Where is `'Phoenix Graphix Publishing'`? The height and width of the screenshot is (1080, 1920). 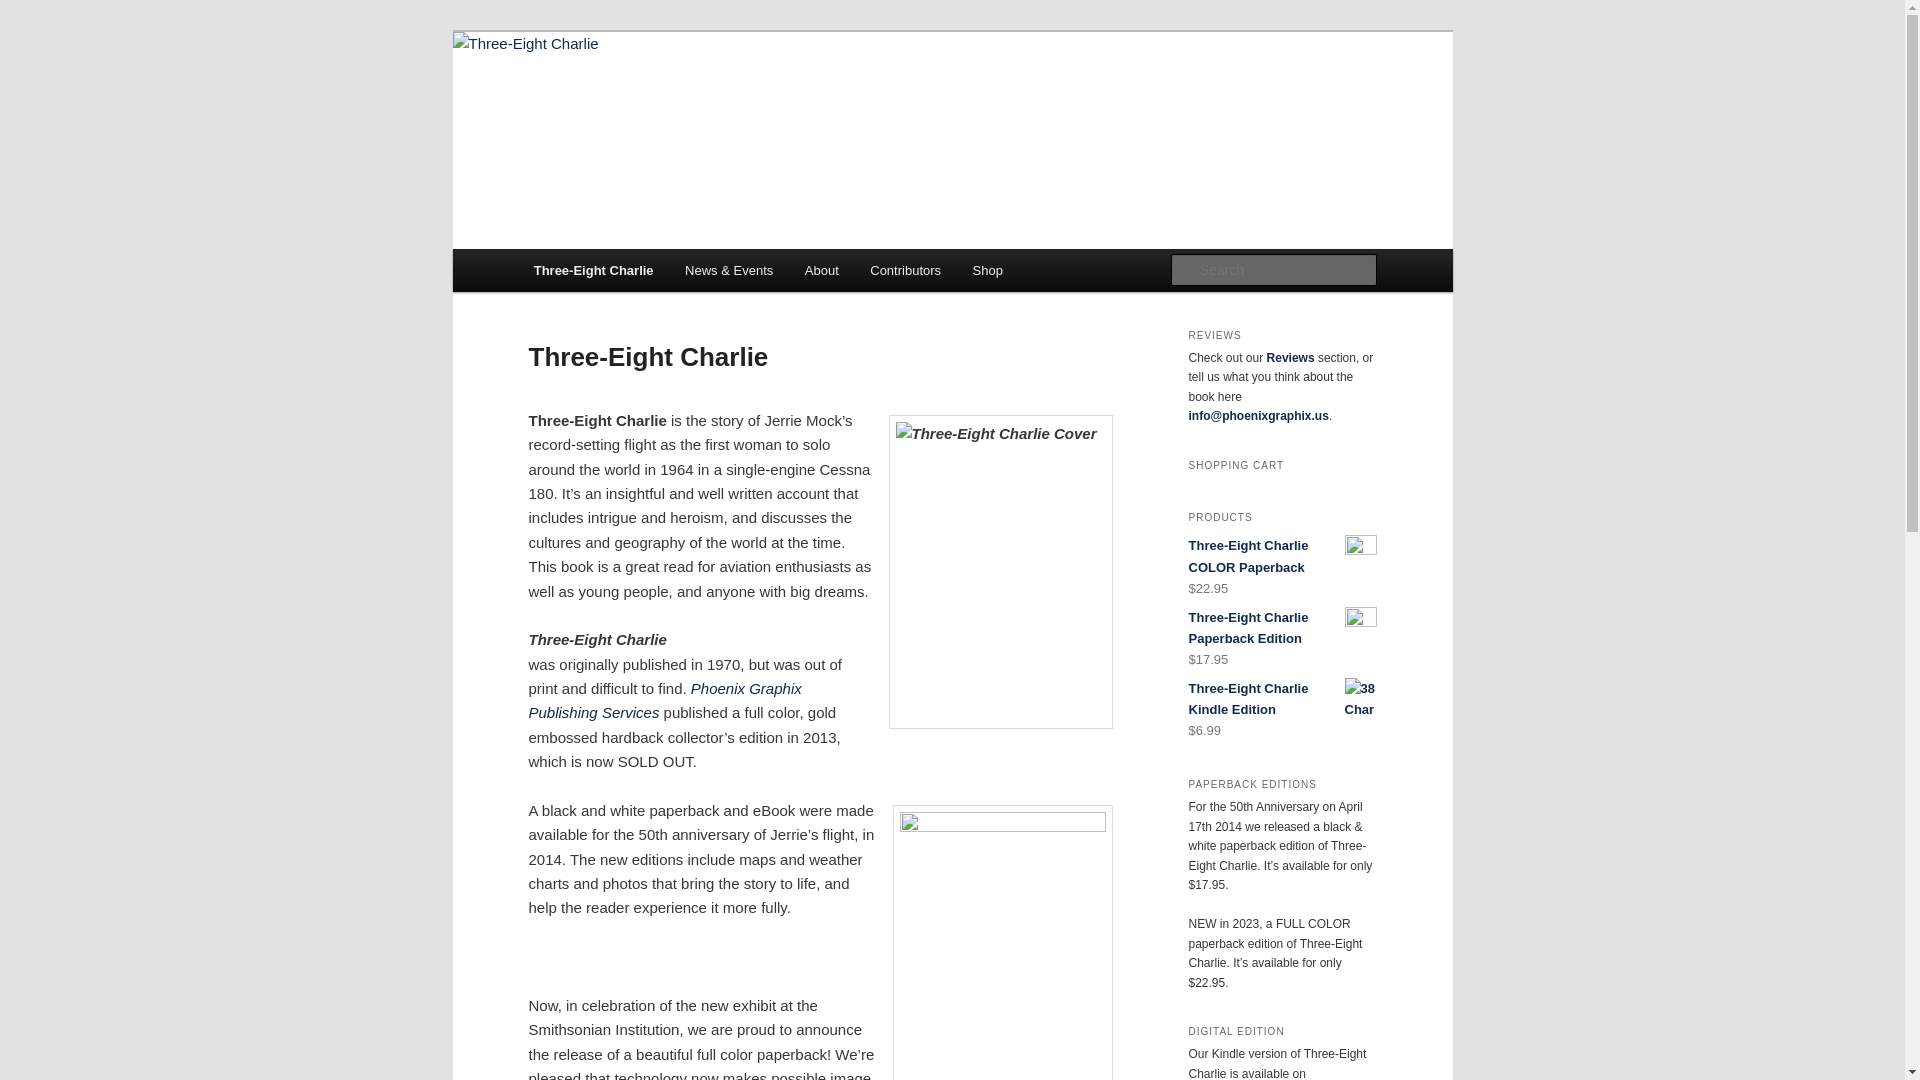 'Phoenix Graphix Publishing' is located at coordinates (528, 699).